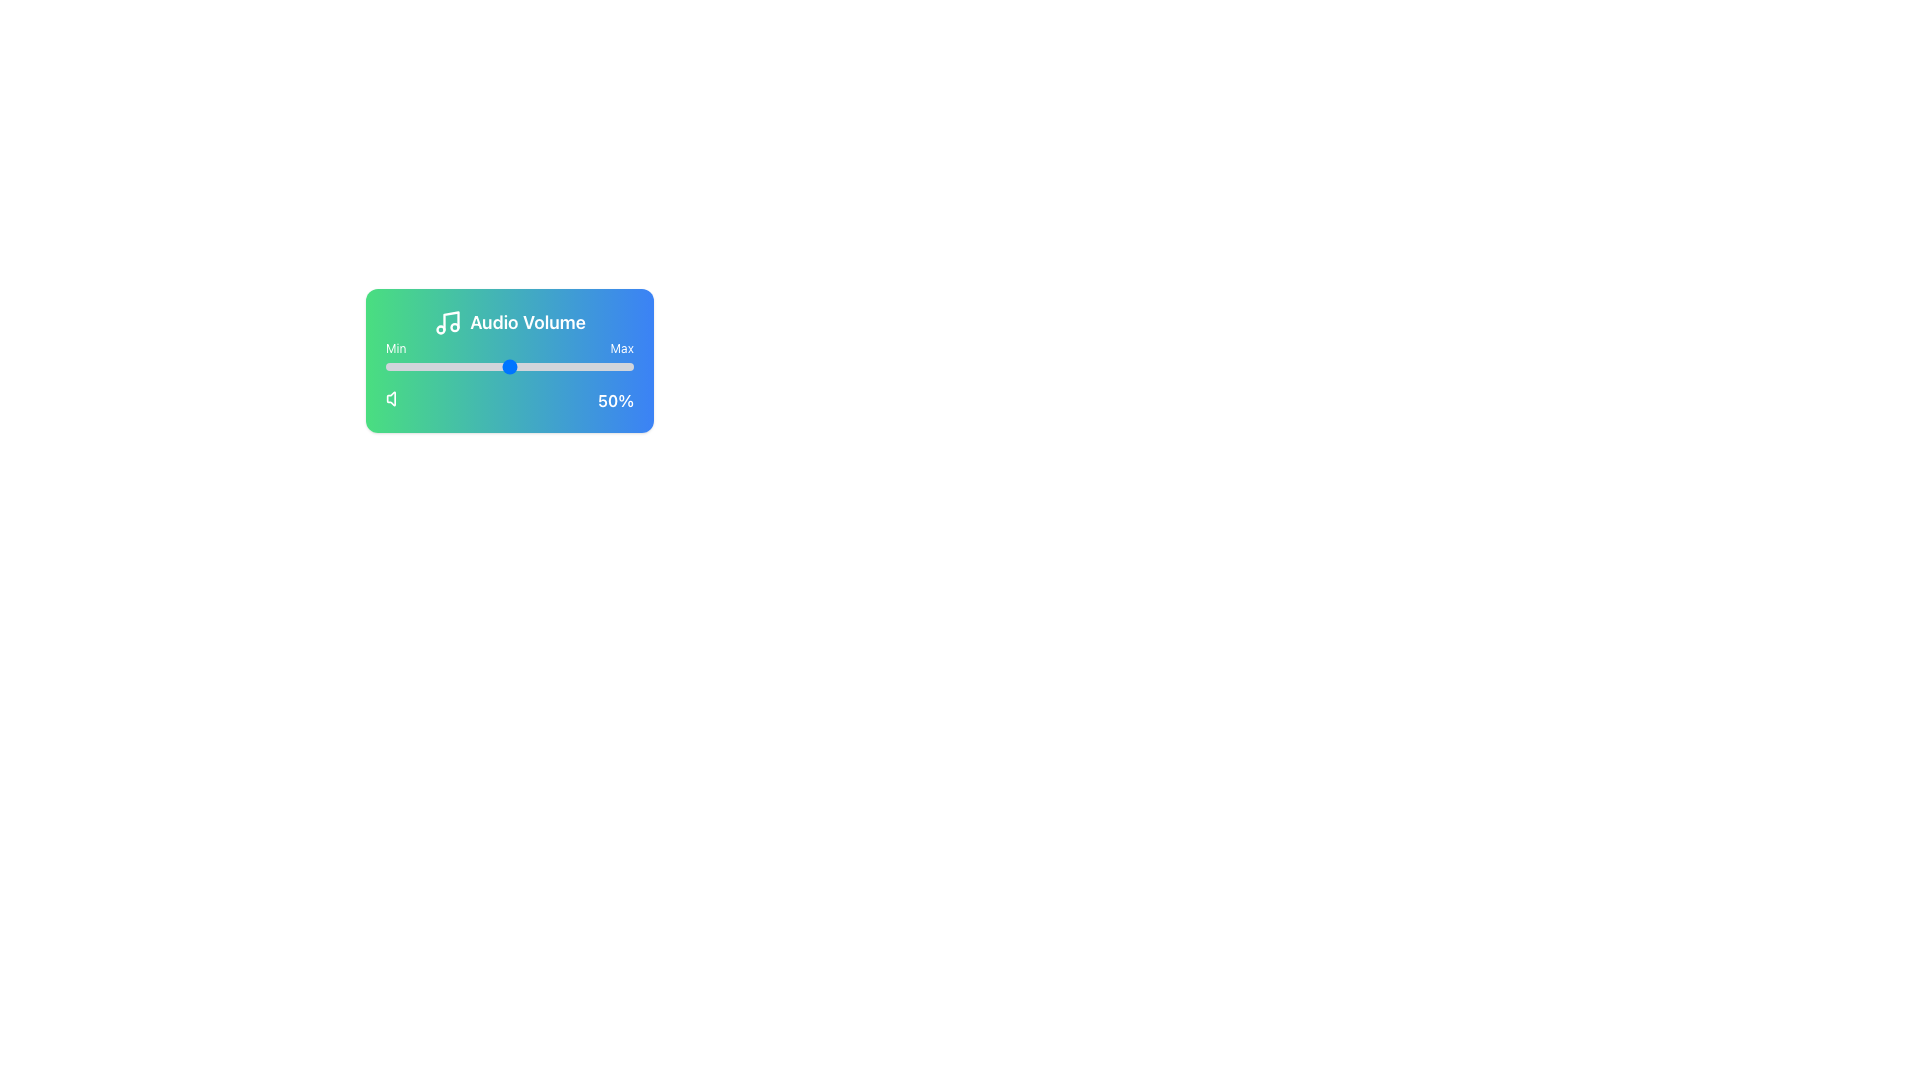 The image size is (1920, 1080). What do you see at coordinates (630, 366) in the screenshot?
I see `the volume` at bounding box center [630, 366].